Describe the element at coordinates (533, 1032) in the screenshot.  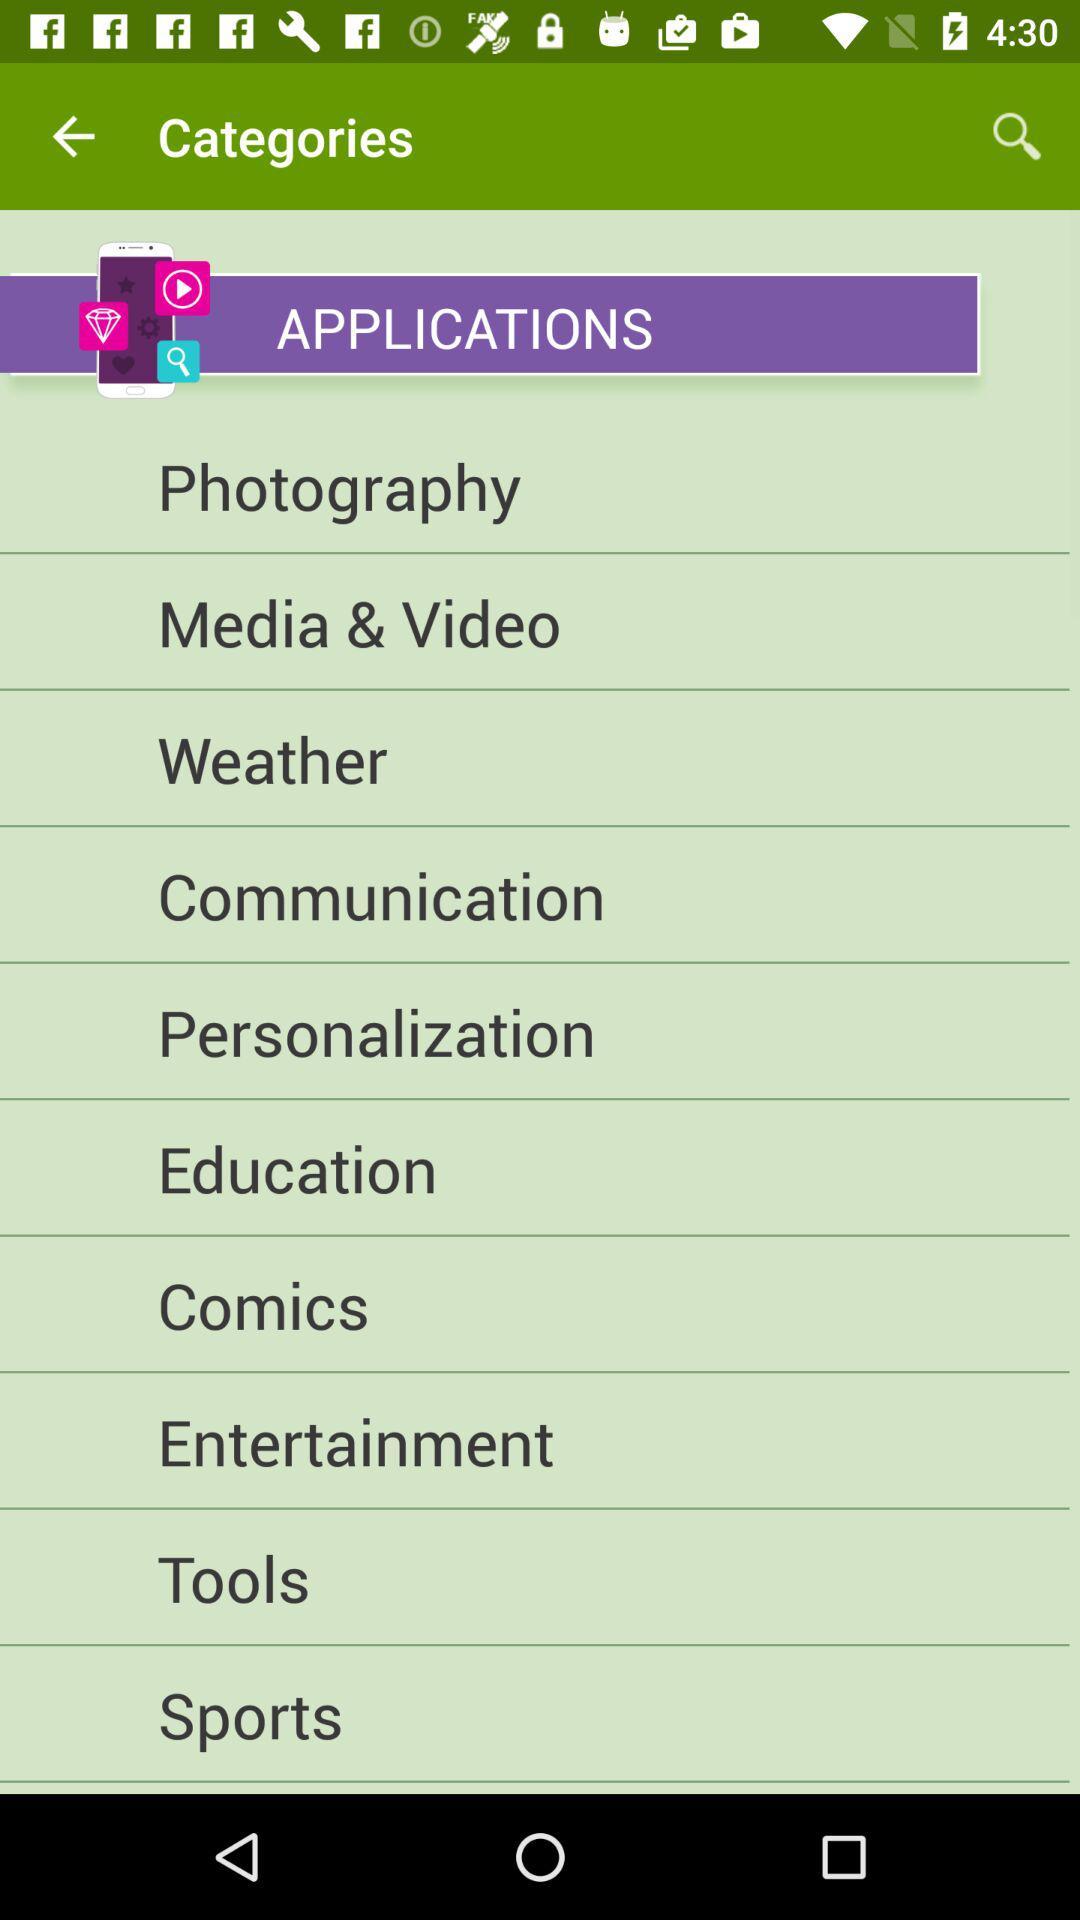
I see `the personalization` at that location.